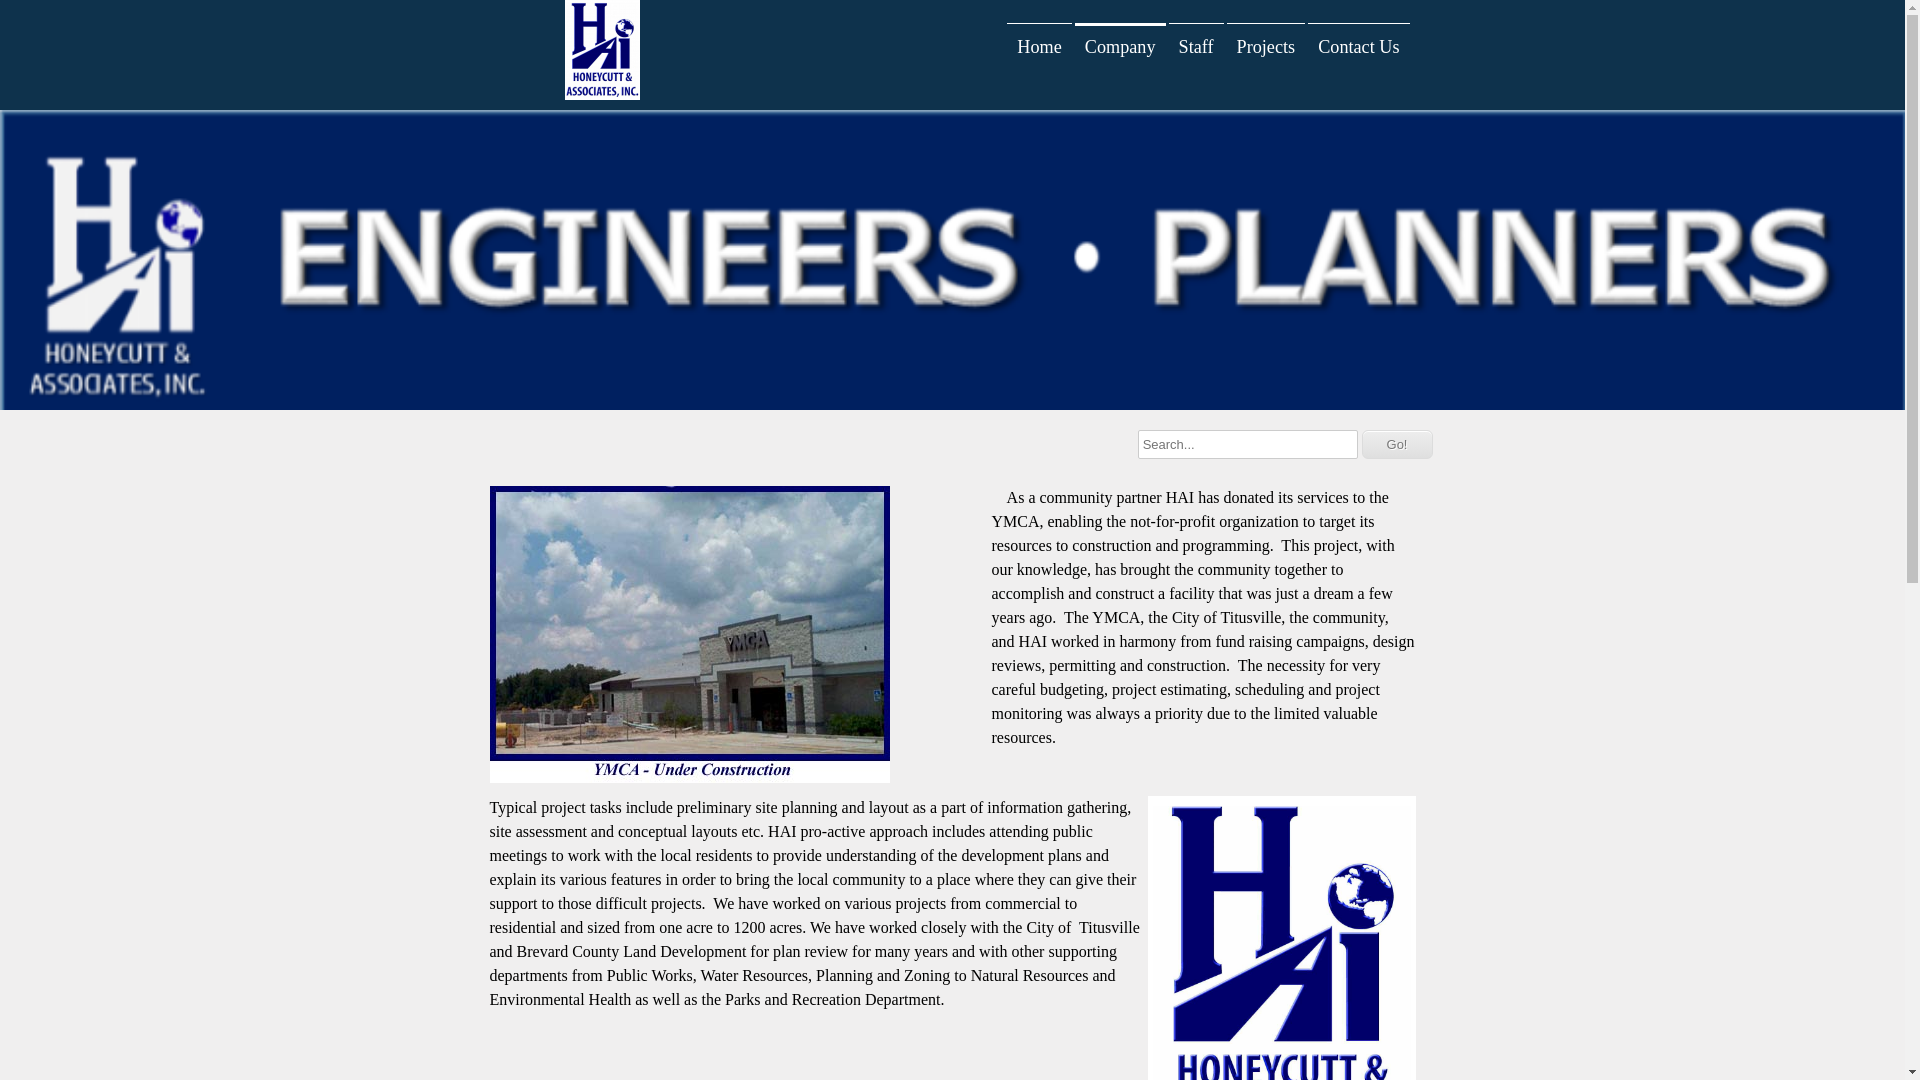 The image size is (1920, 1080). What do you see at coordinates (1038, 45) in the screenshot?
I see `'Home'` at bounding box center [1038, 45].